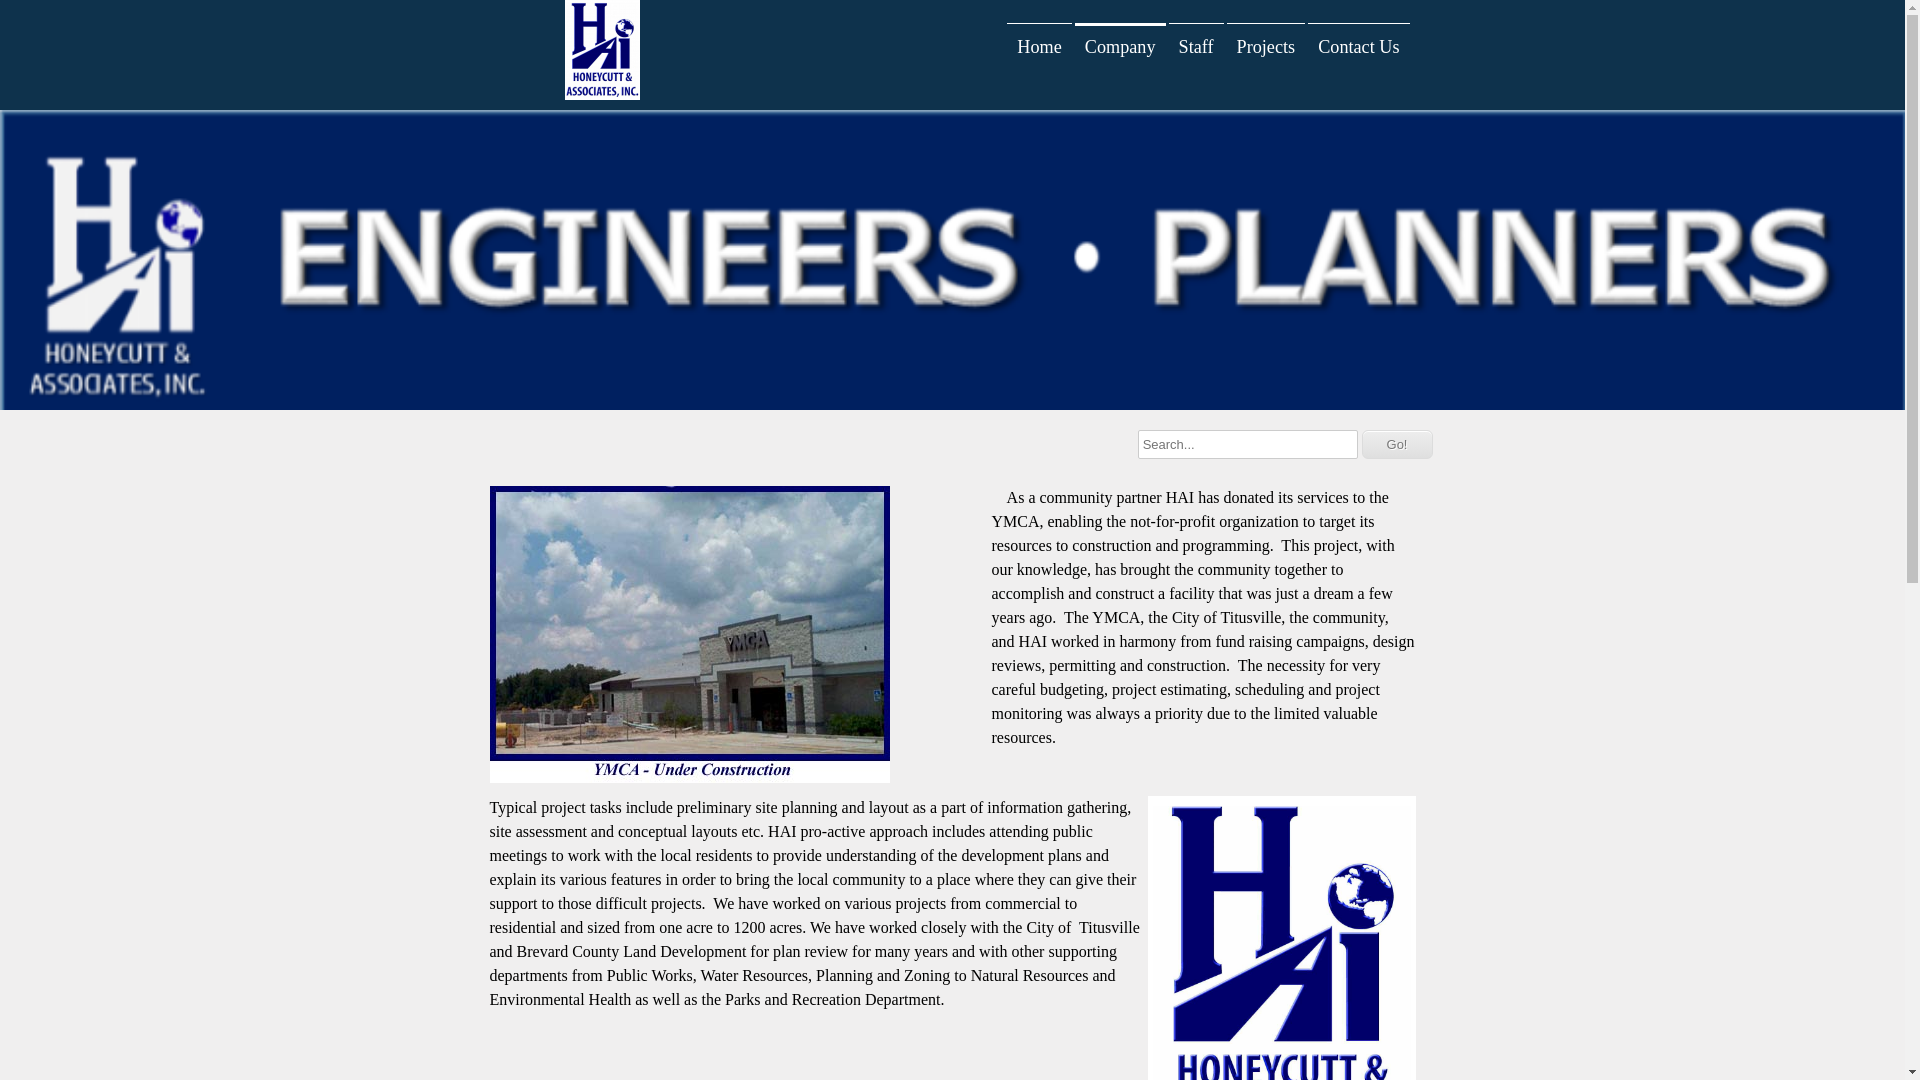 The image size is (1920, 1080). What do you see at coordinates (1038, 45) in the screenshot?
I see `'Home'` at bounding box center [1038, 45].